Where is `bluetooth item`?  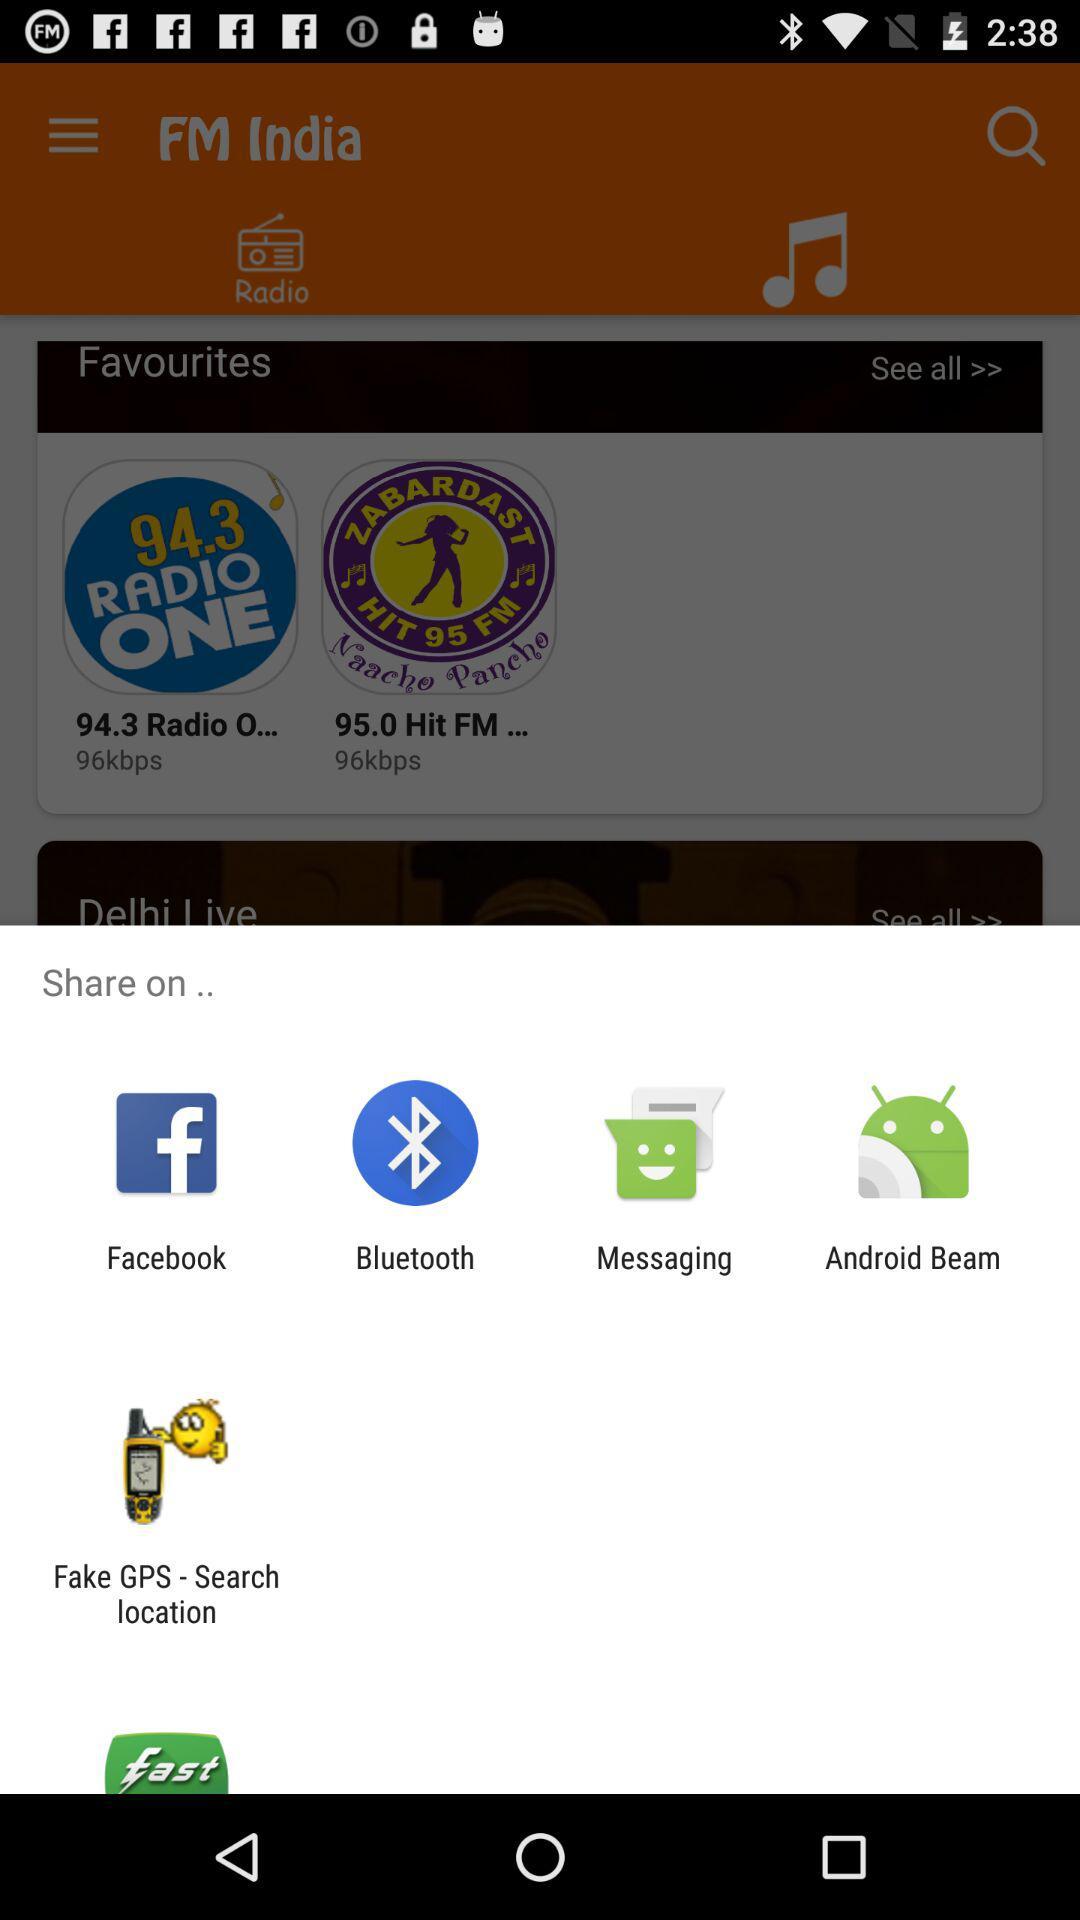 bluetooth item is located at coordinates (414, 1274).